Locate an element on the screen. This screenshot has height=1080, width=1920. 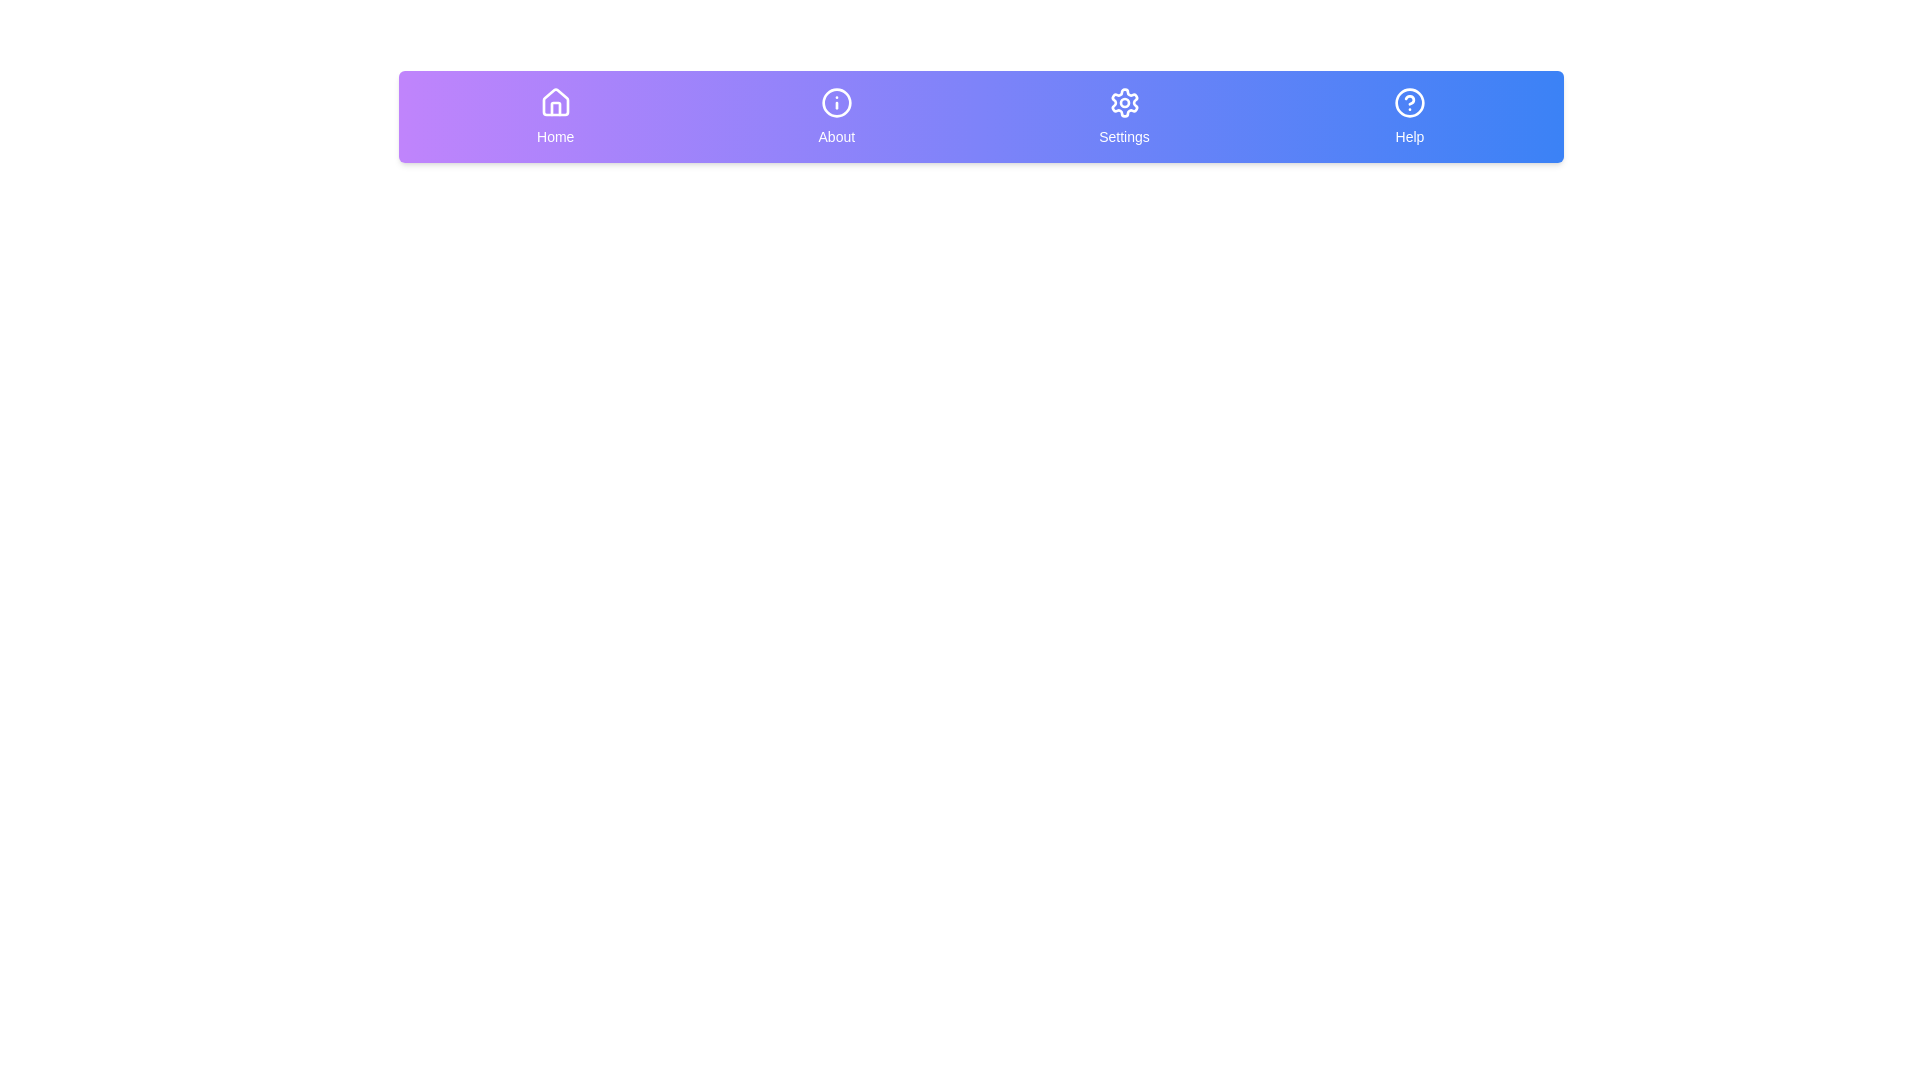
the decorative circular shape representing the border of the information icon, which is centered within the second icon from the left in the navigation bar, above the 'About' label is located at coordinates (836, 103).